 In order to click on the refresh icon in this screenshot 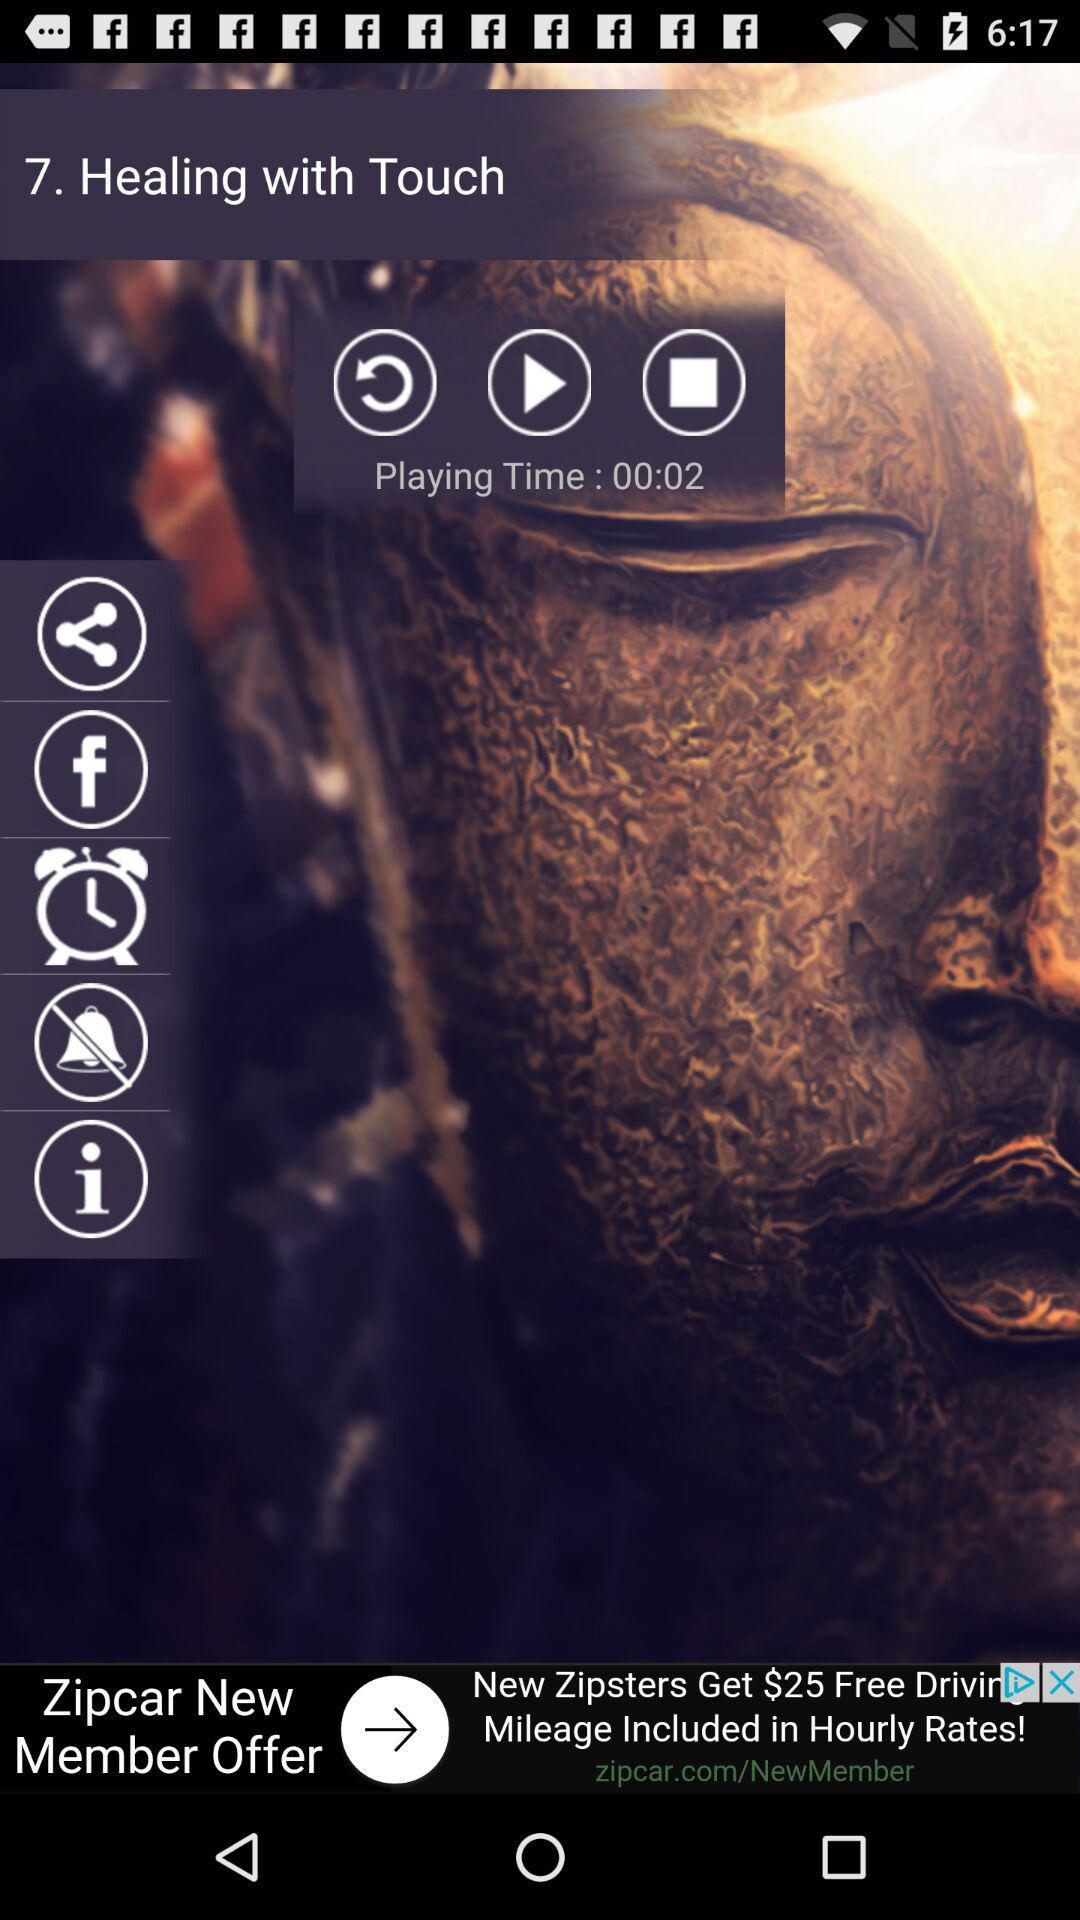, I will do `click(385, 408)`.